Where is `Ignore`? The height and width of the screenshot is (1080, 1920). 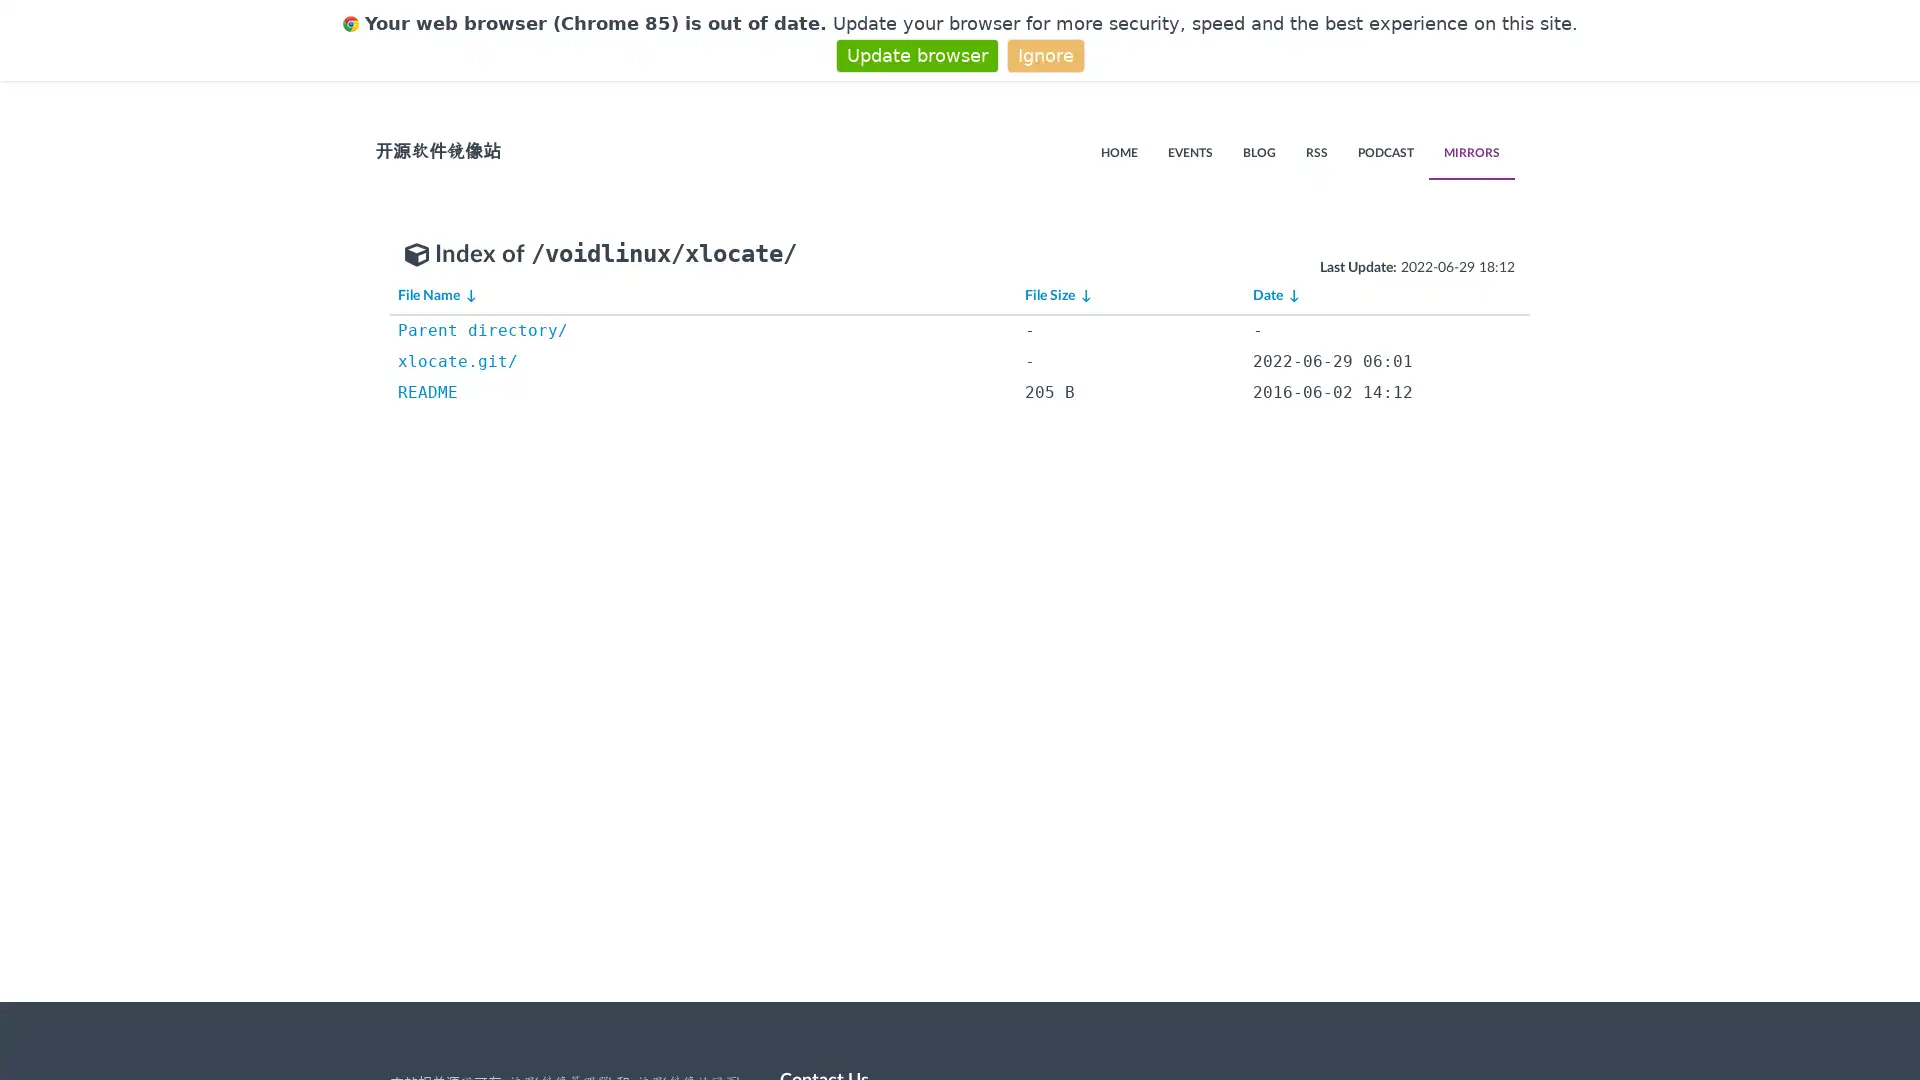
Ignore is located at coordinates (1044, 54).